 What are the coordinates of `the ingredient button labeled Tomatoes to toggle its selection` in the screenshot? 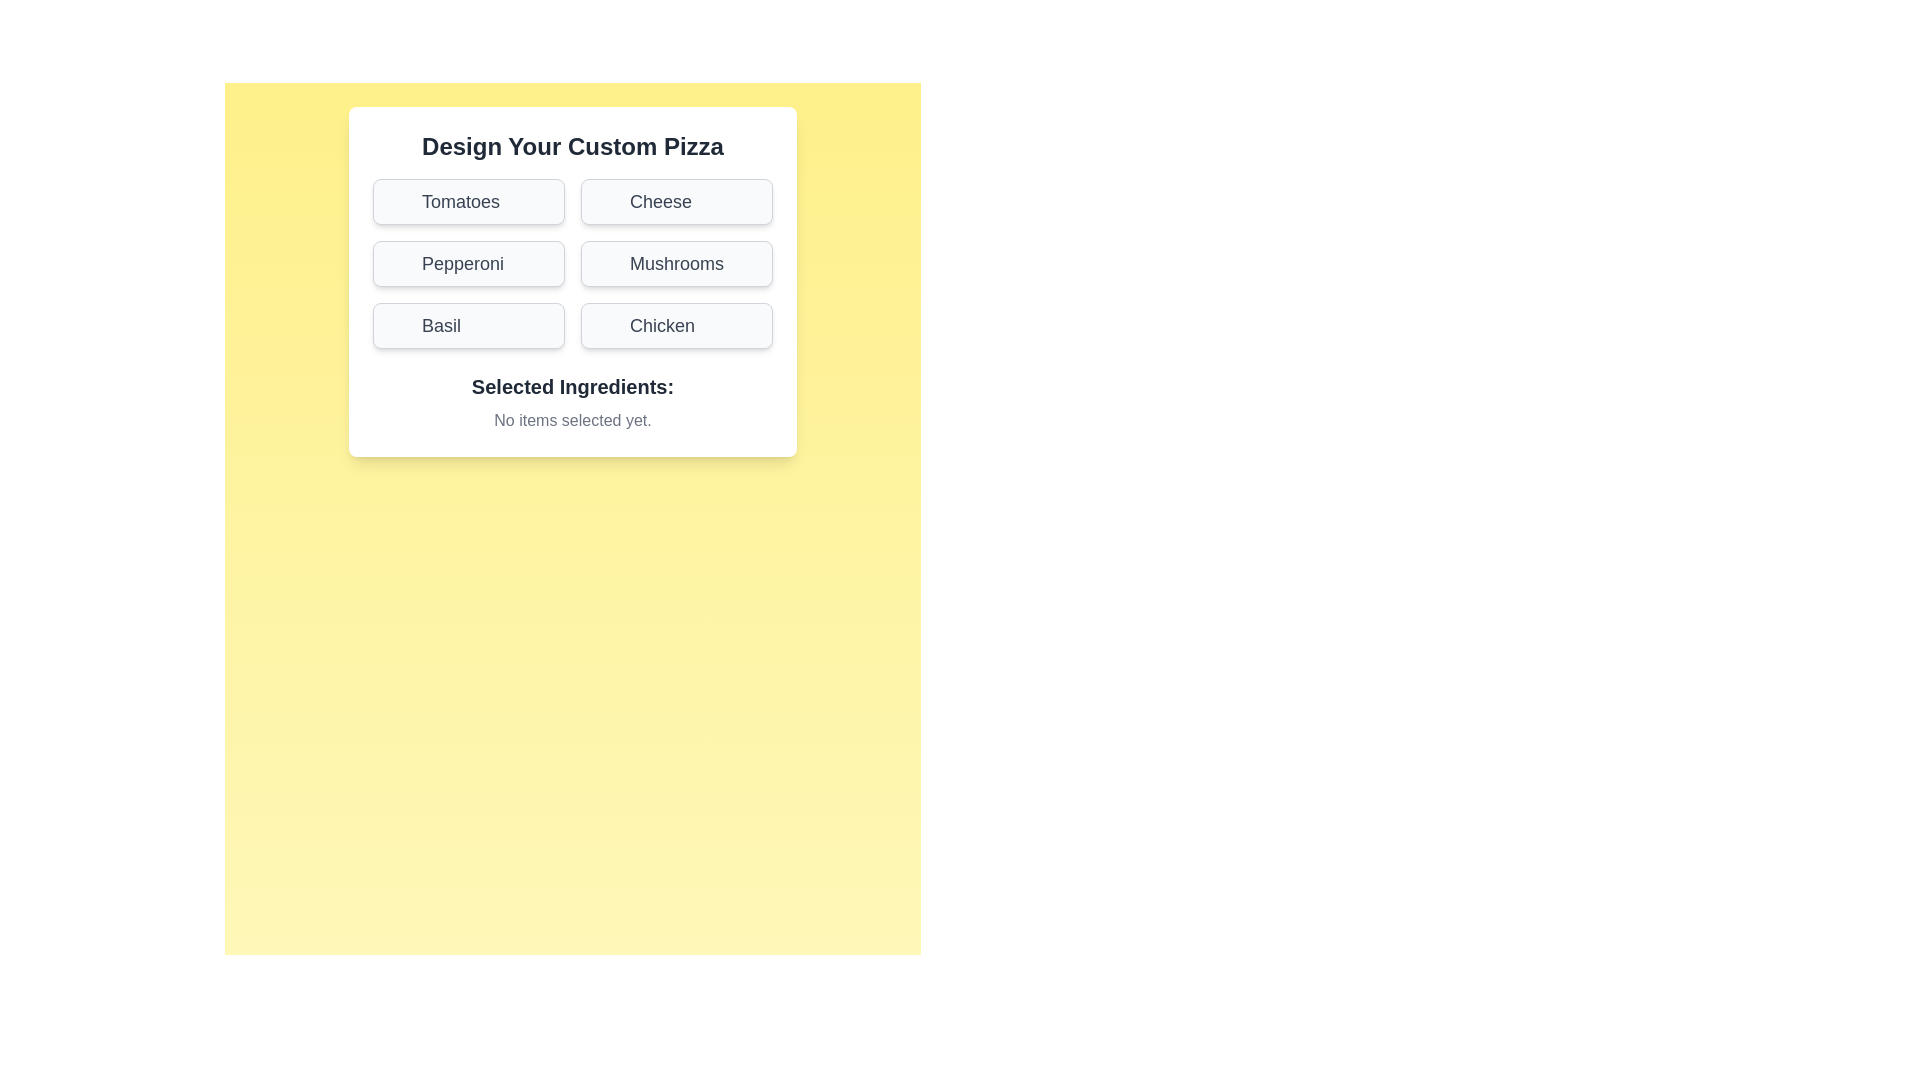 It's located at (468, 201).